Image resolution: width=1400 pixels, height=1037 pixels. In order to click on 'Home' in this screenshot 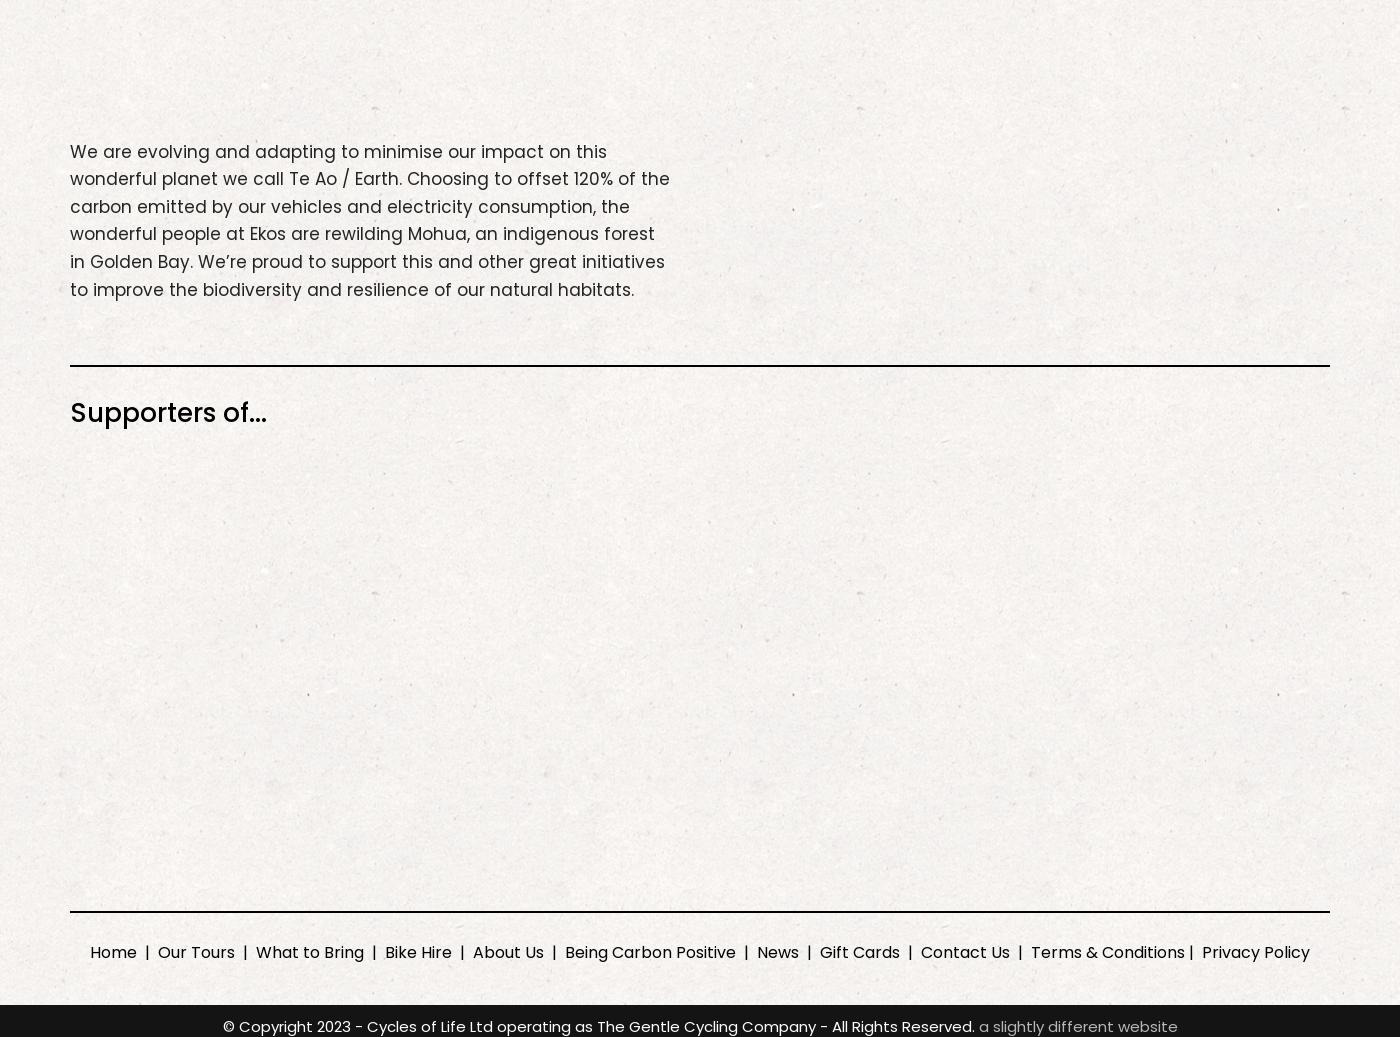, I will do `click(89, 951)`.